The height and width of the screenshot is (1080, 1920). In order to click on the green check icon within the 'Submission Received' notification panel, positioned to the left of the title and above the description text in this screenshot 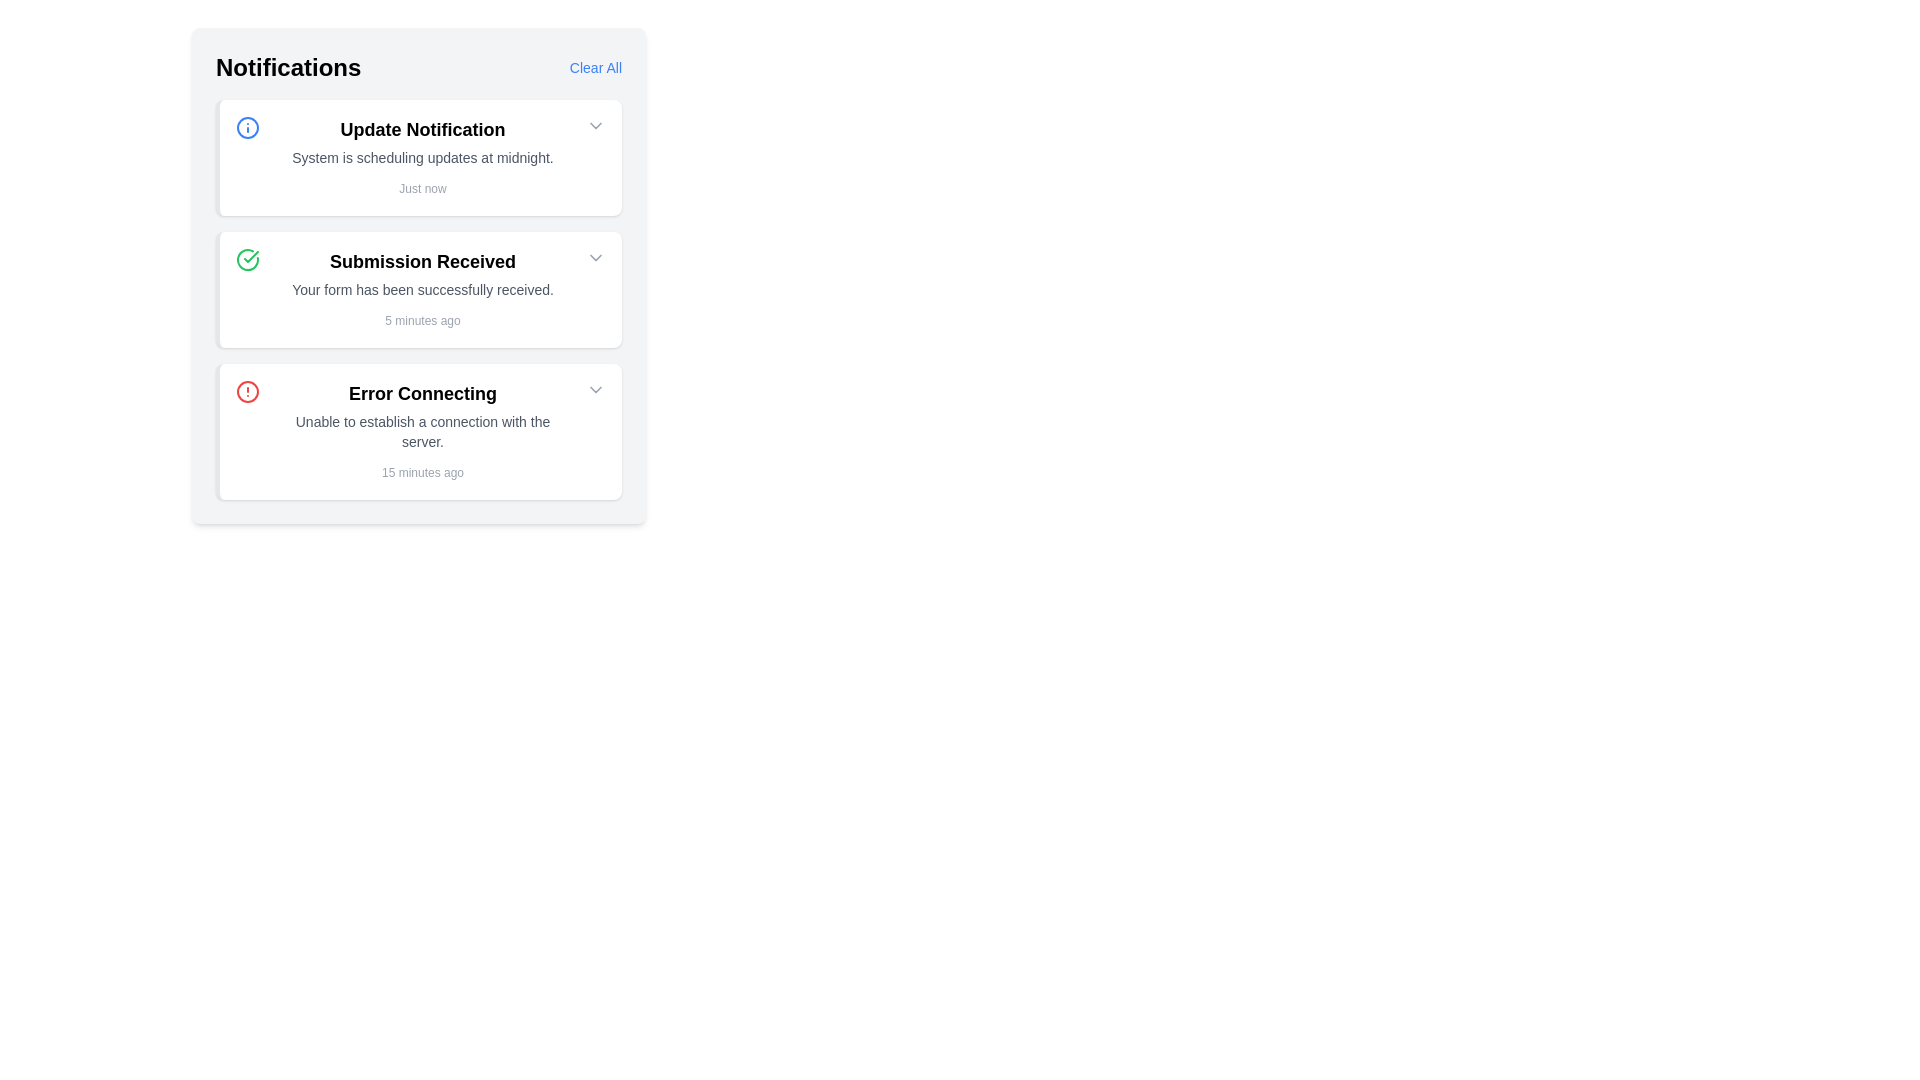, I will do `click(247, 258)`.